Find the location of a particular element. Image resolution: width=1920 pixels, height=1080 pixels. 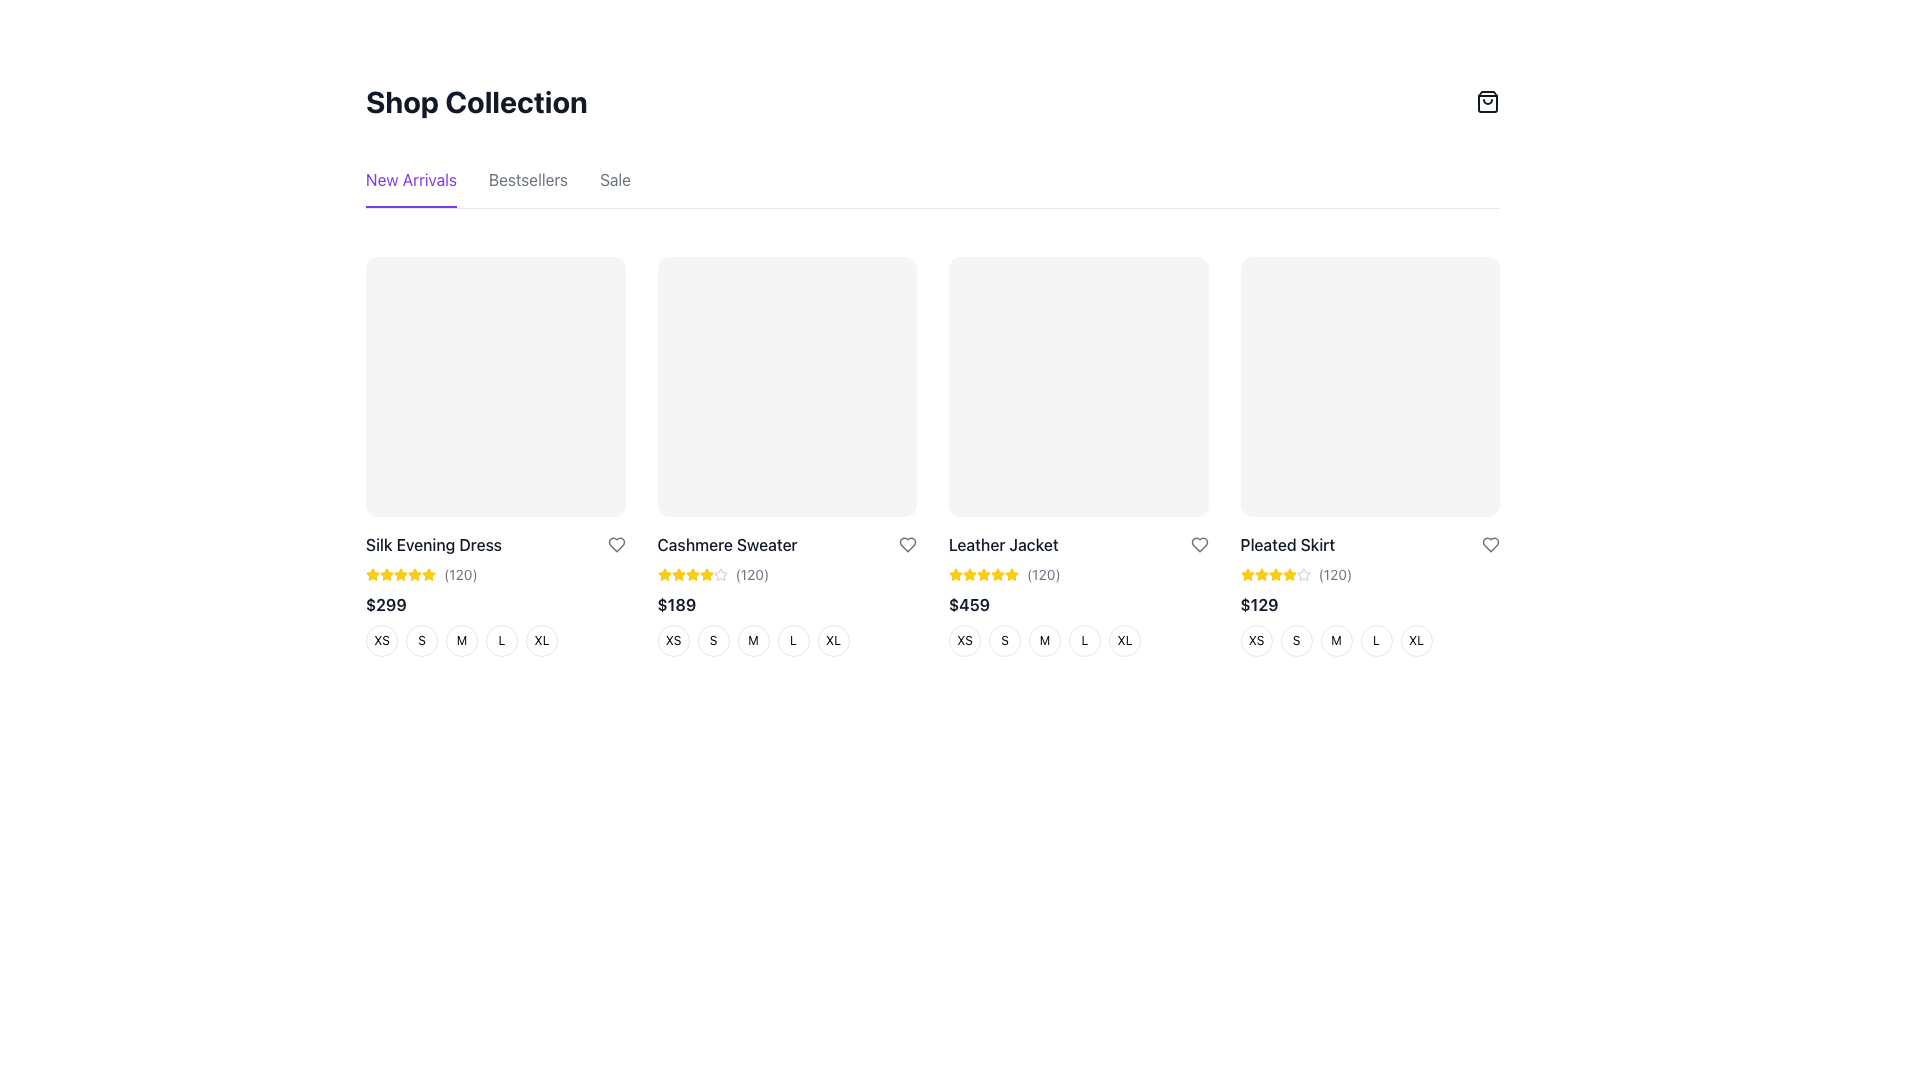

the circular button labeled 'XL' is located at coordinates (1415, 640).